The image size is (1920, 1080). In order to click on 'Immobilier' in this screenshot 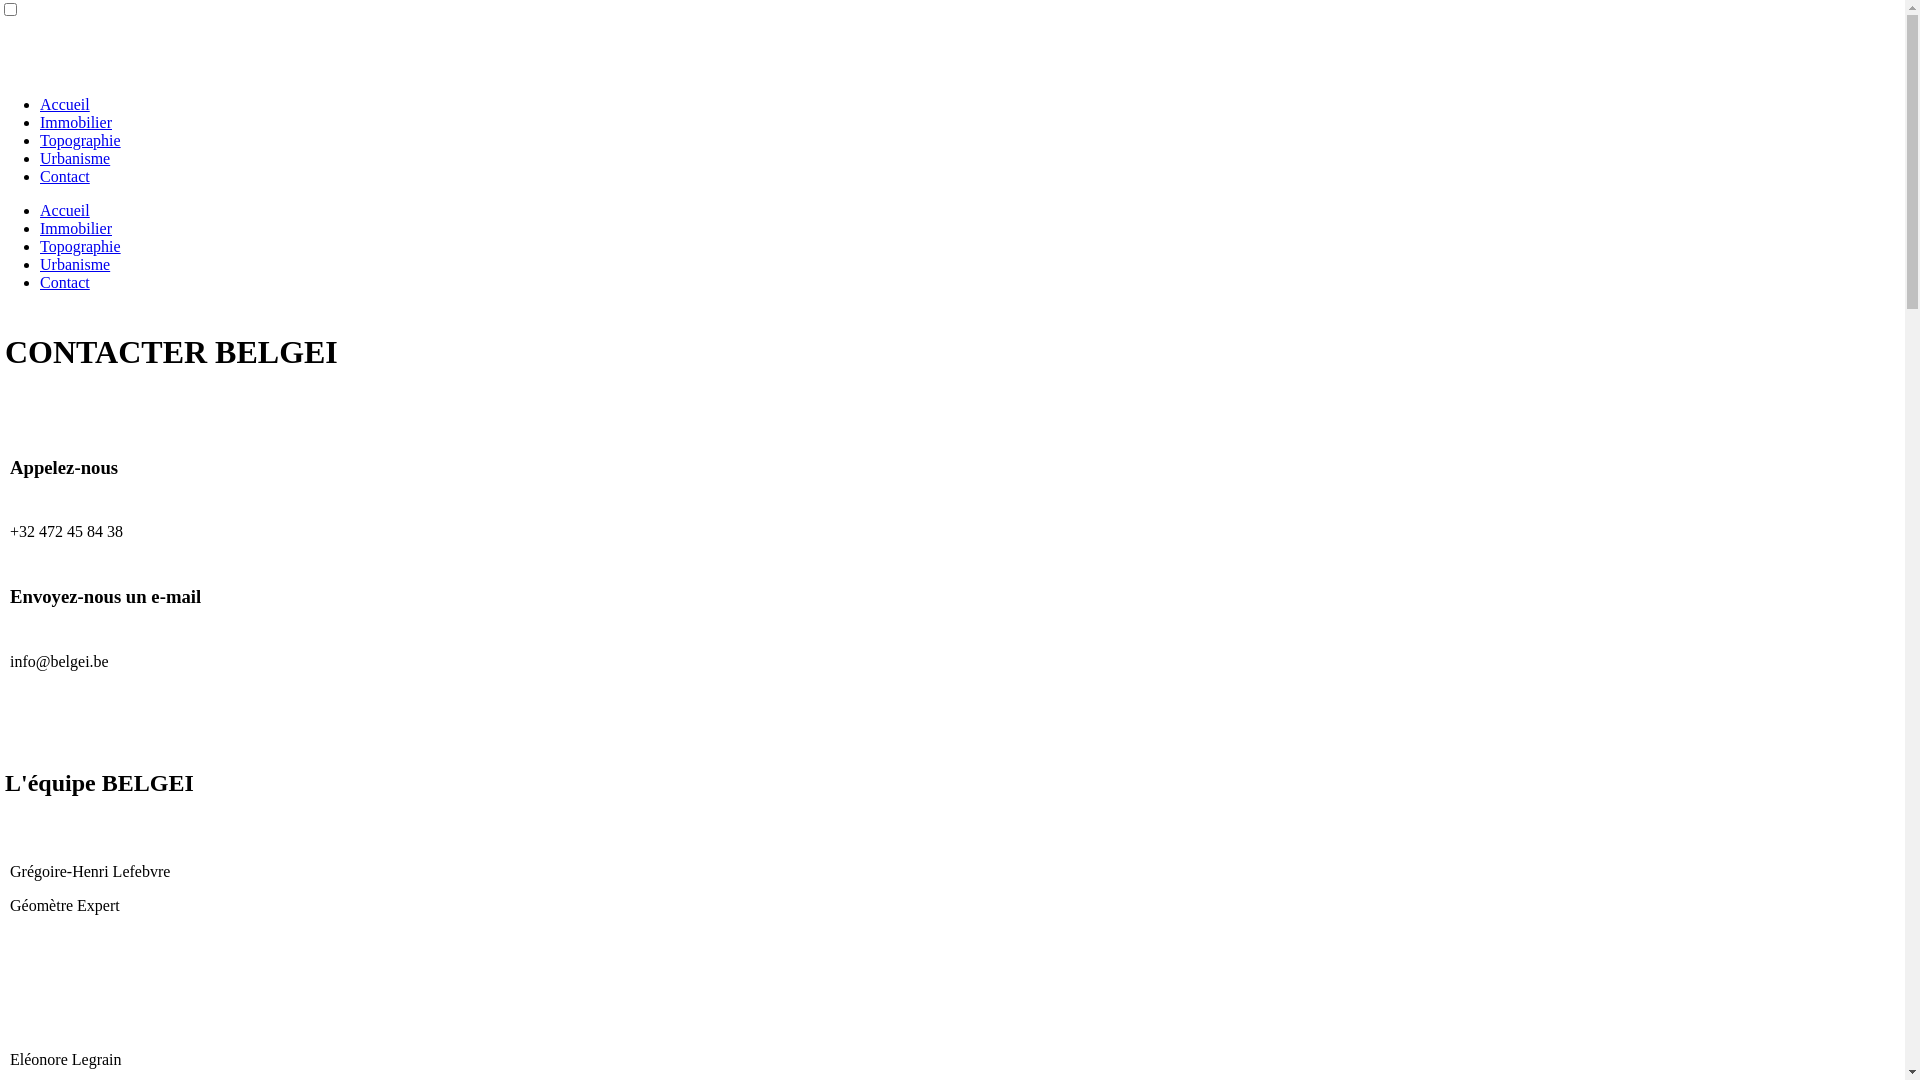, I will do `click(76, 122)`.